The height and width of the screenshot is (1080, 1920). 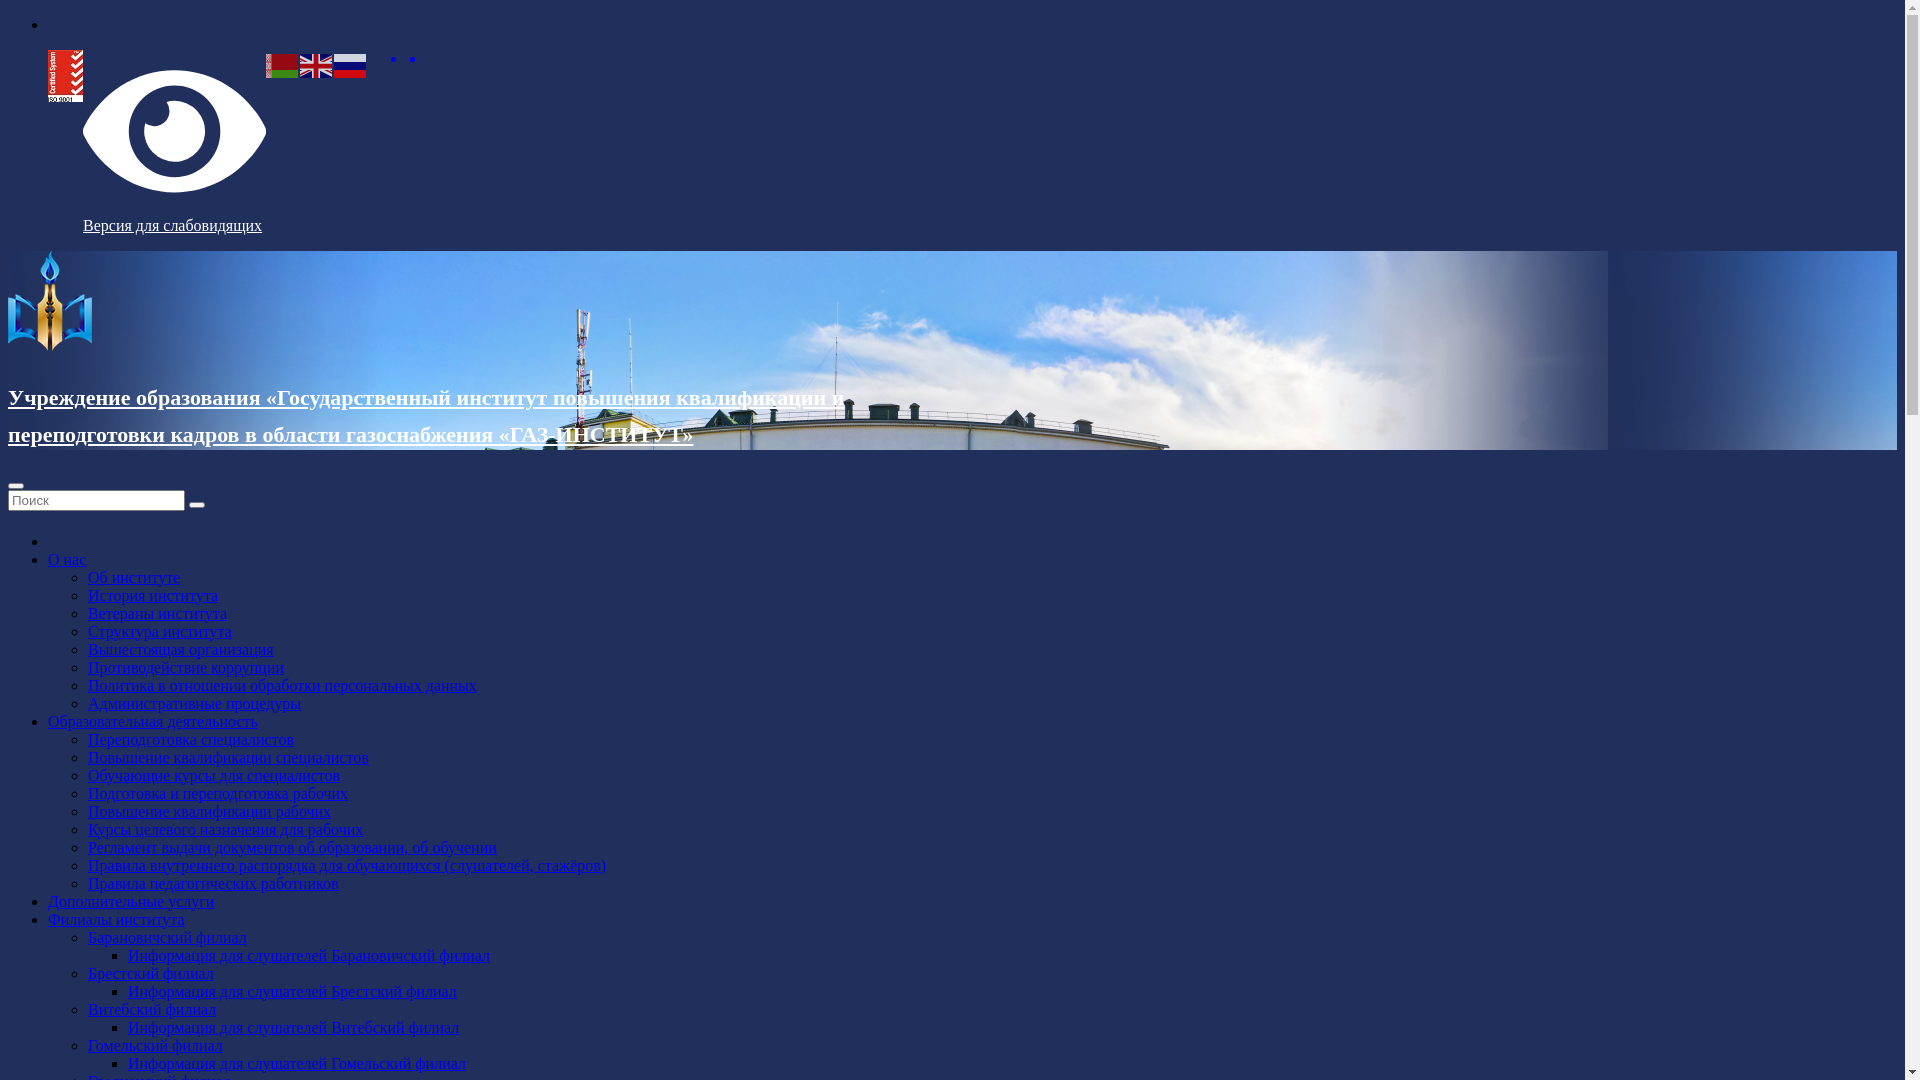 What do you see at coordinates (350, 63) in the screenshot?
I see `'Russian'` at bounding box center [350, 63].